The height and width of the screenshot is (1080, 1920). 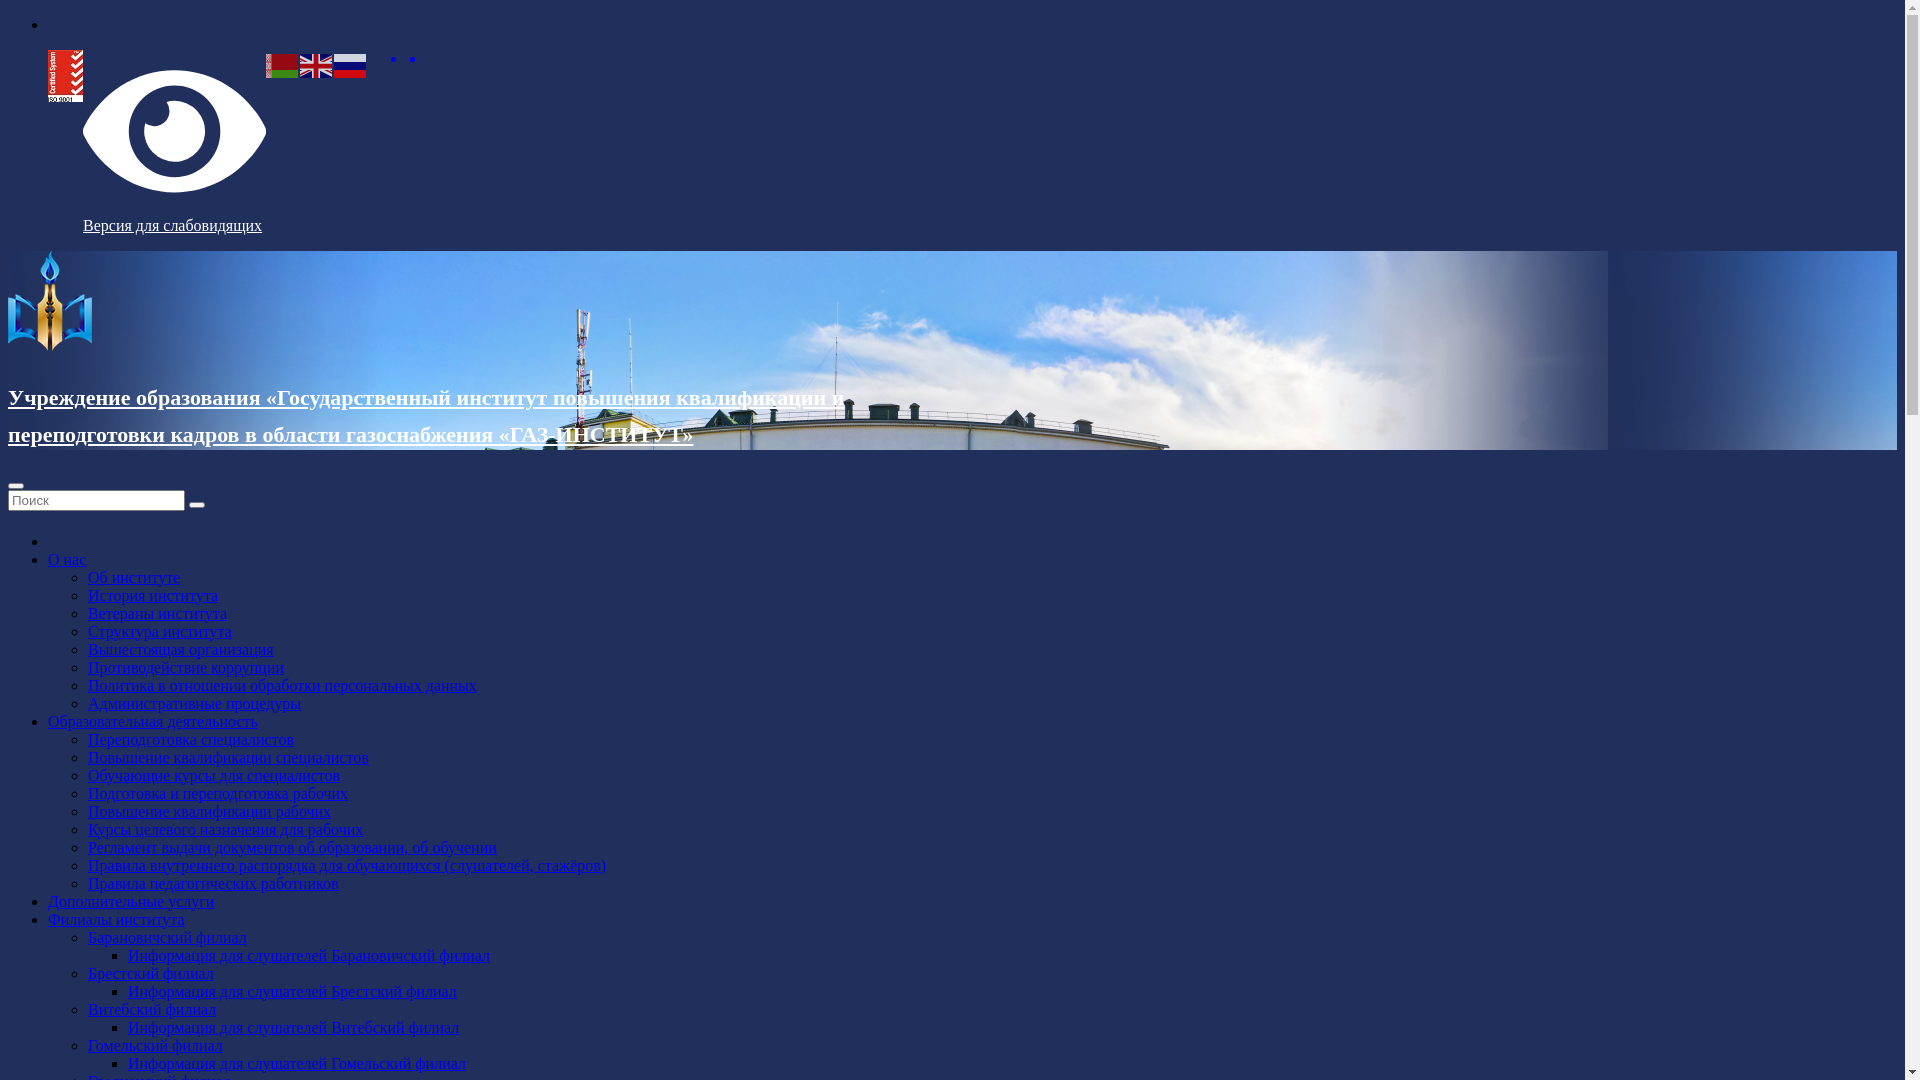 What do you see at coordinates (350, 63) in the screenshot?
I see `'Russian'` at bounding box center [350, 63].